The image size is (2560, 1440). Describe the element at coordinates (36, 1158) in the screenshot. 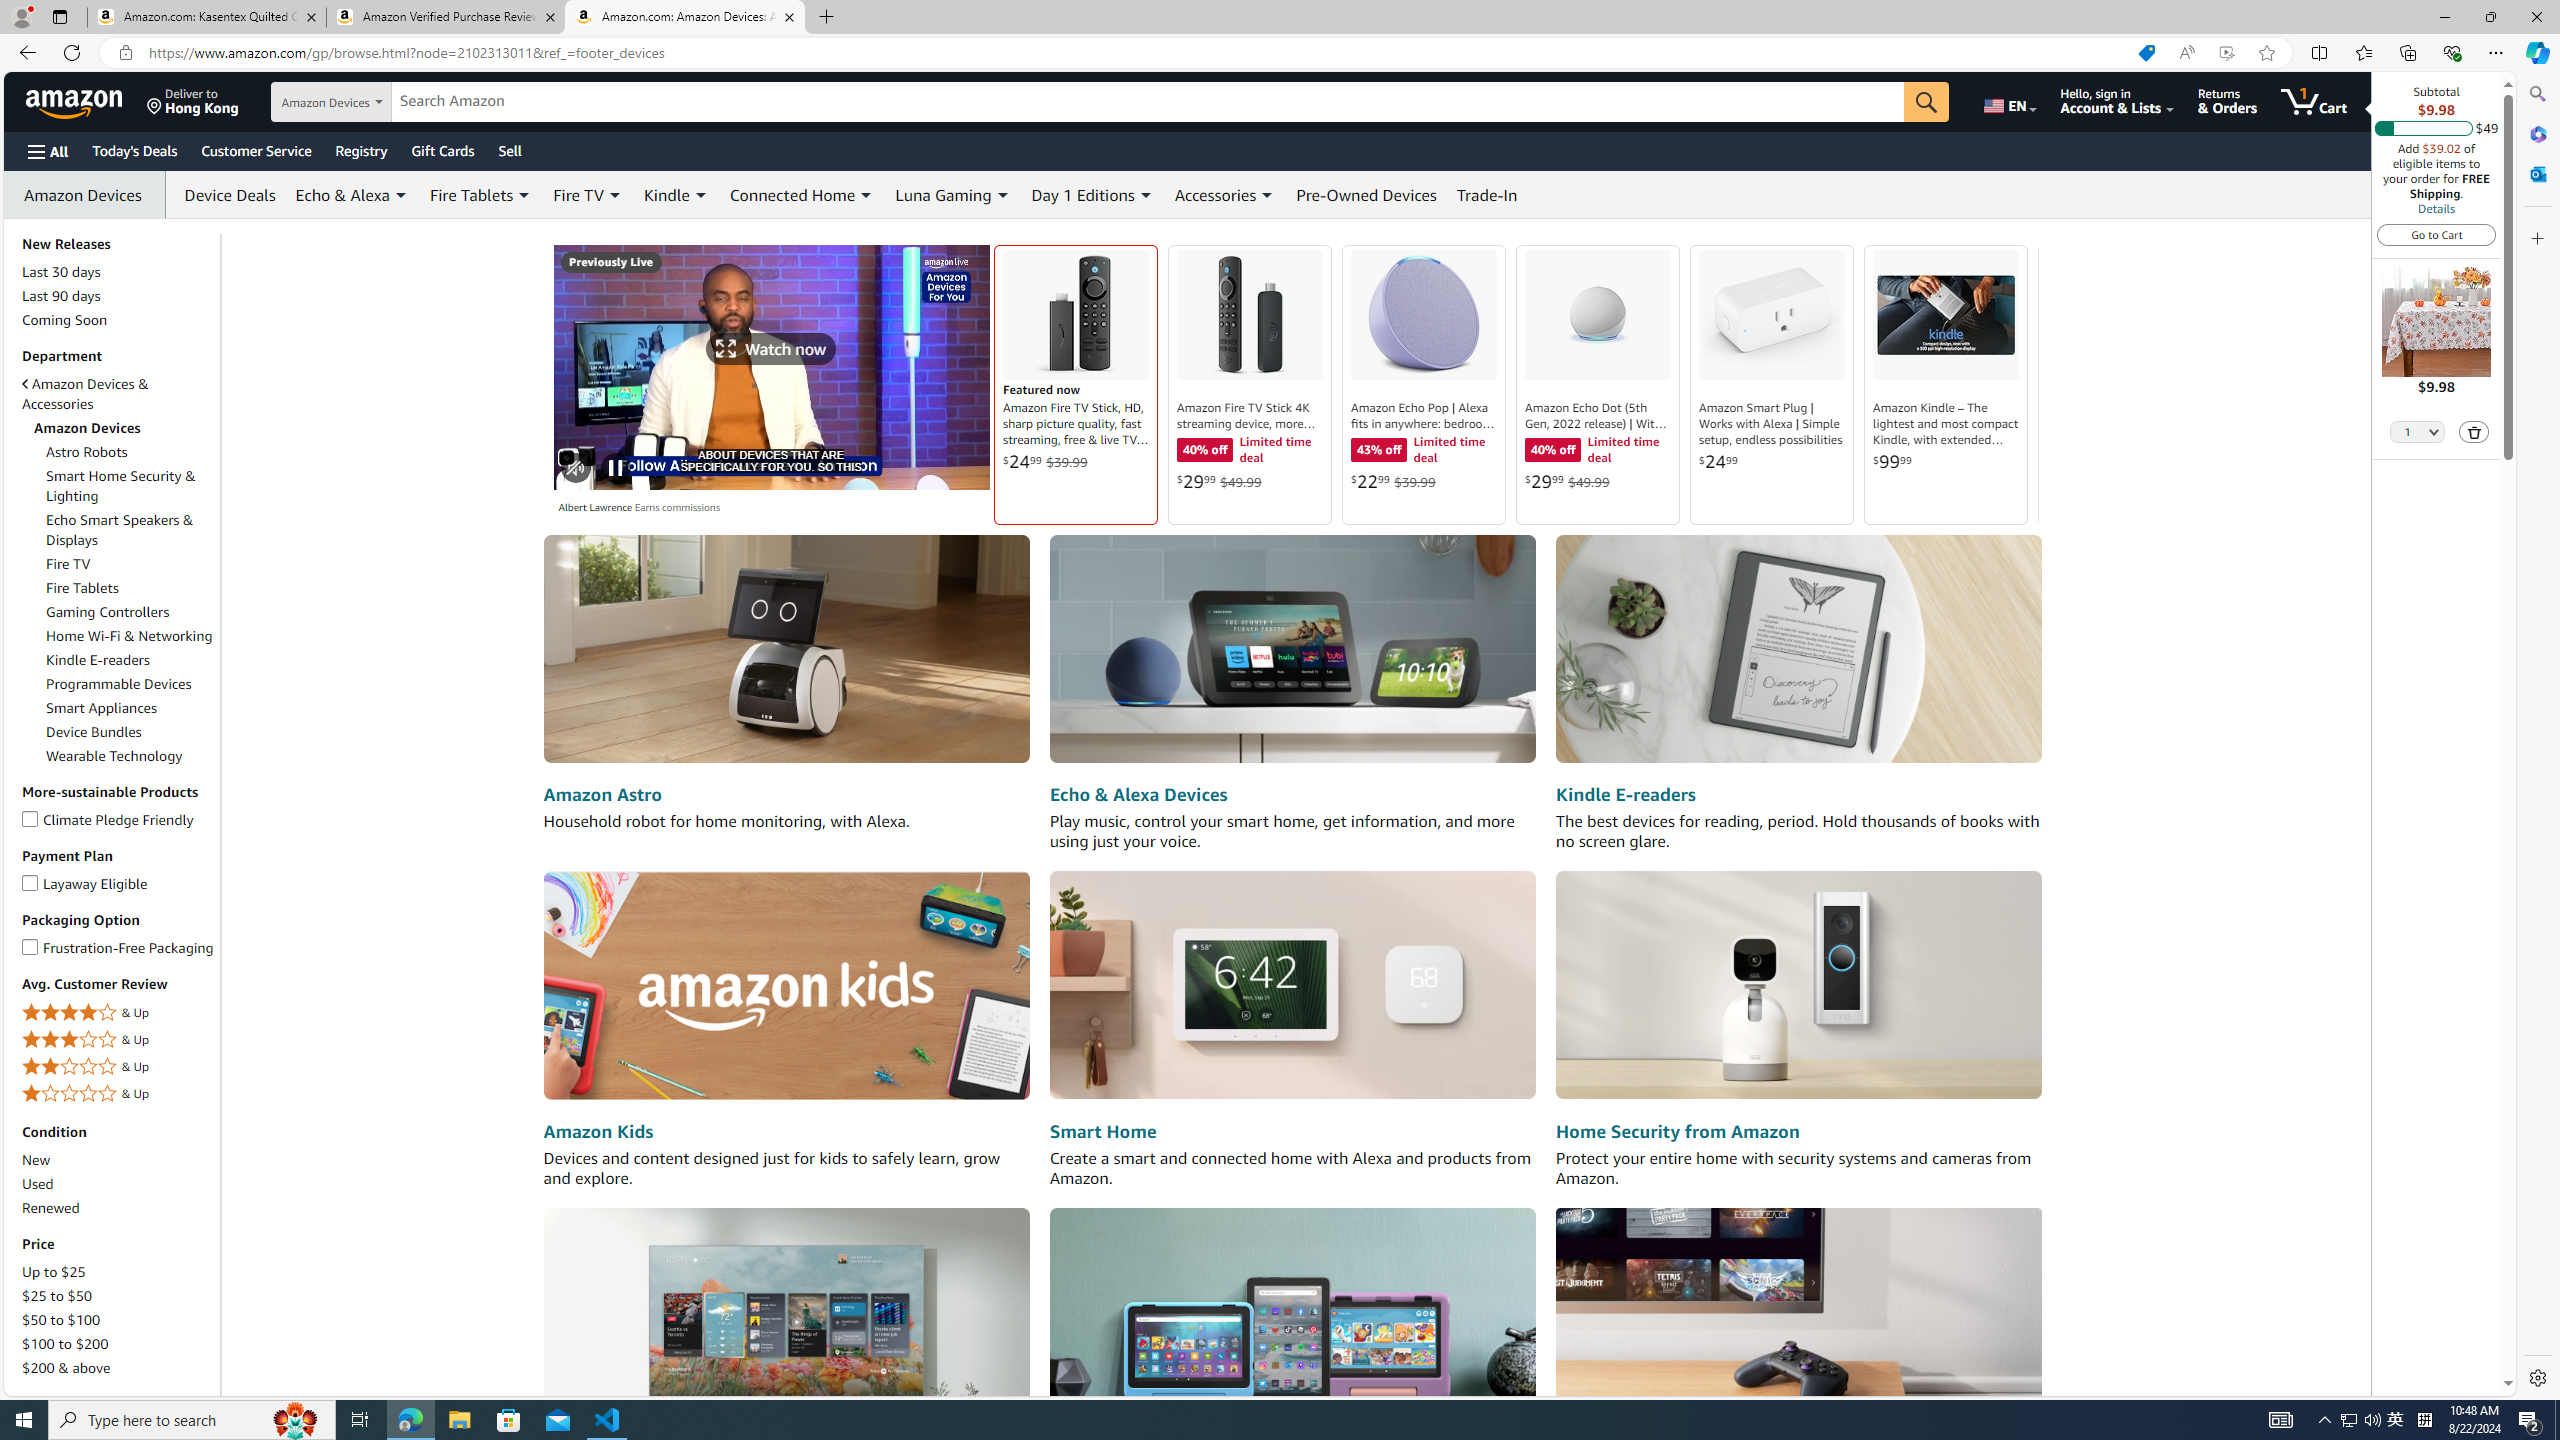

I see `'New'` at that location.